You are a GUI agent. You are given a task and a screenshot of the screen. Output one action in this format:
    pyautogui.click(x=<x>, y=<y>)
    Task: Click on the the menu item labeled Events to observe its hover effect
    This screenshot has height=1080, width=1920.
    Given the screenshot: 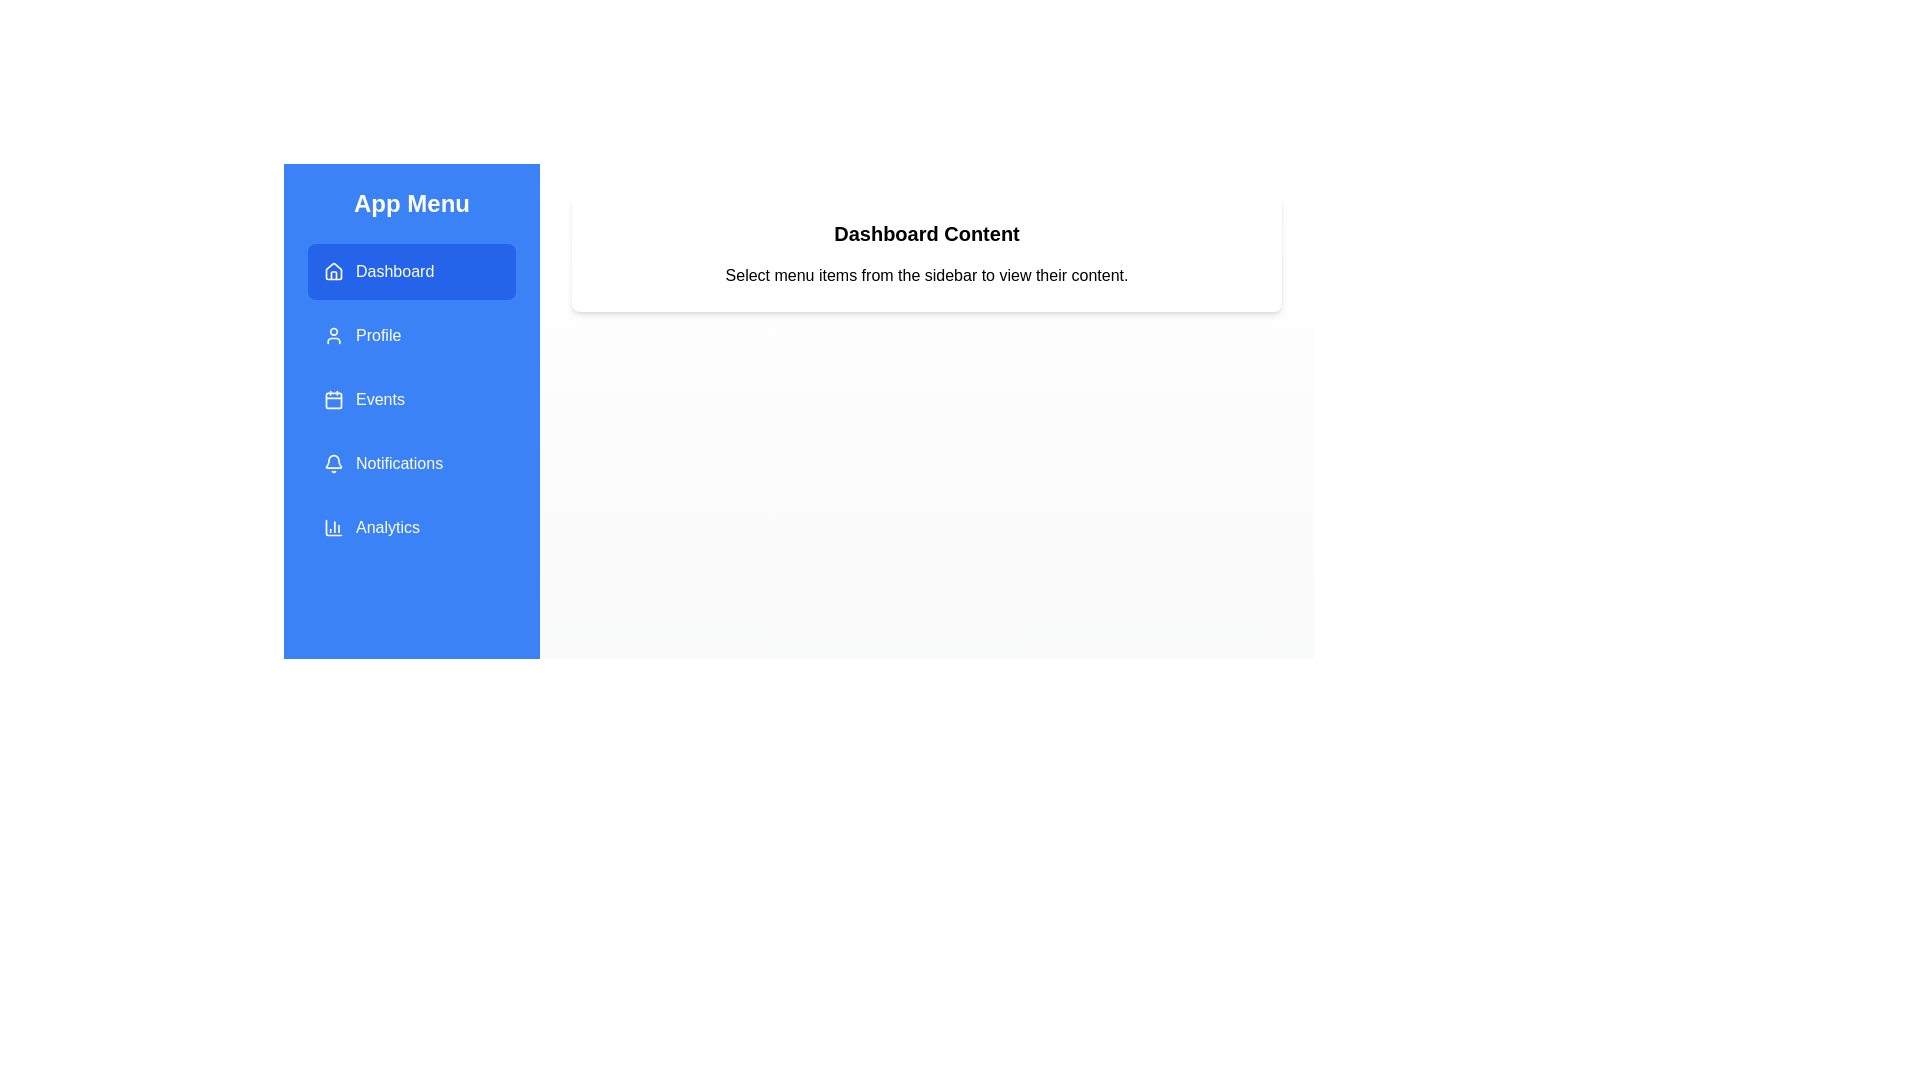 What is the action you would take?
    pyautogui.click(x=411, y=400)
    